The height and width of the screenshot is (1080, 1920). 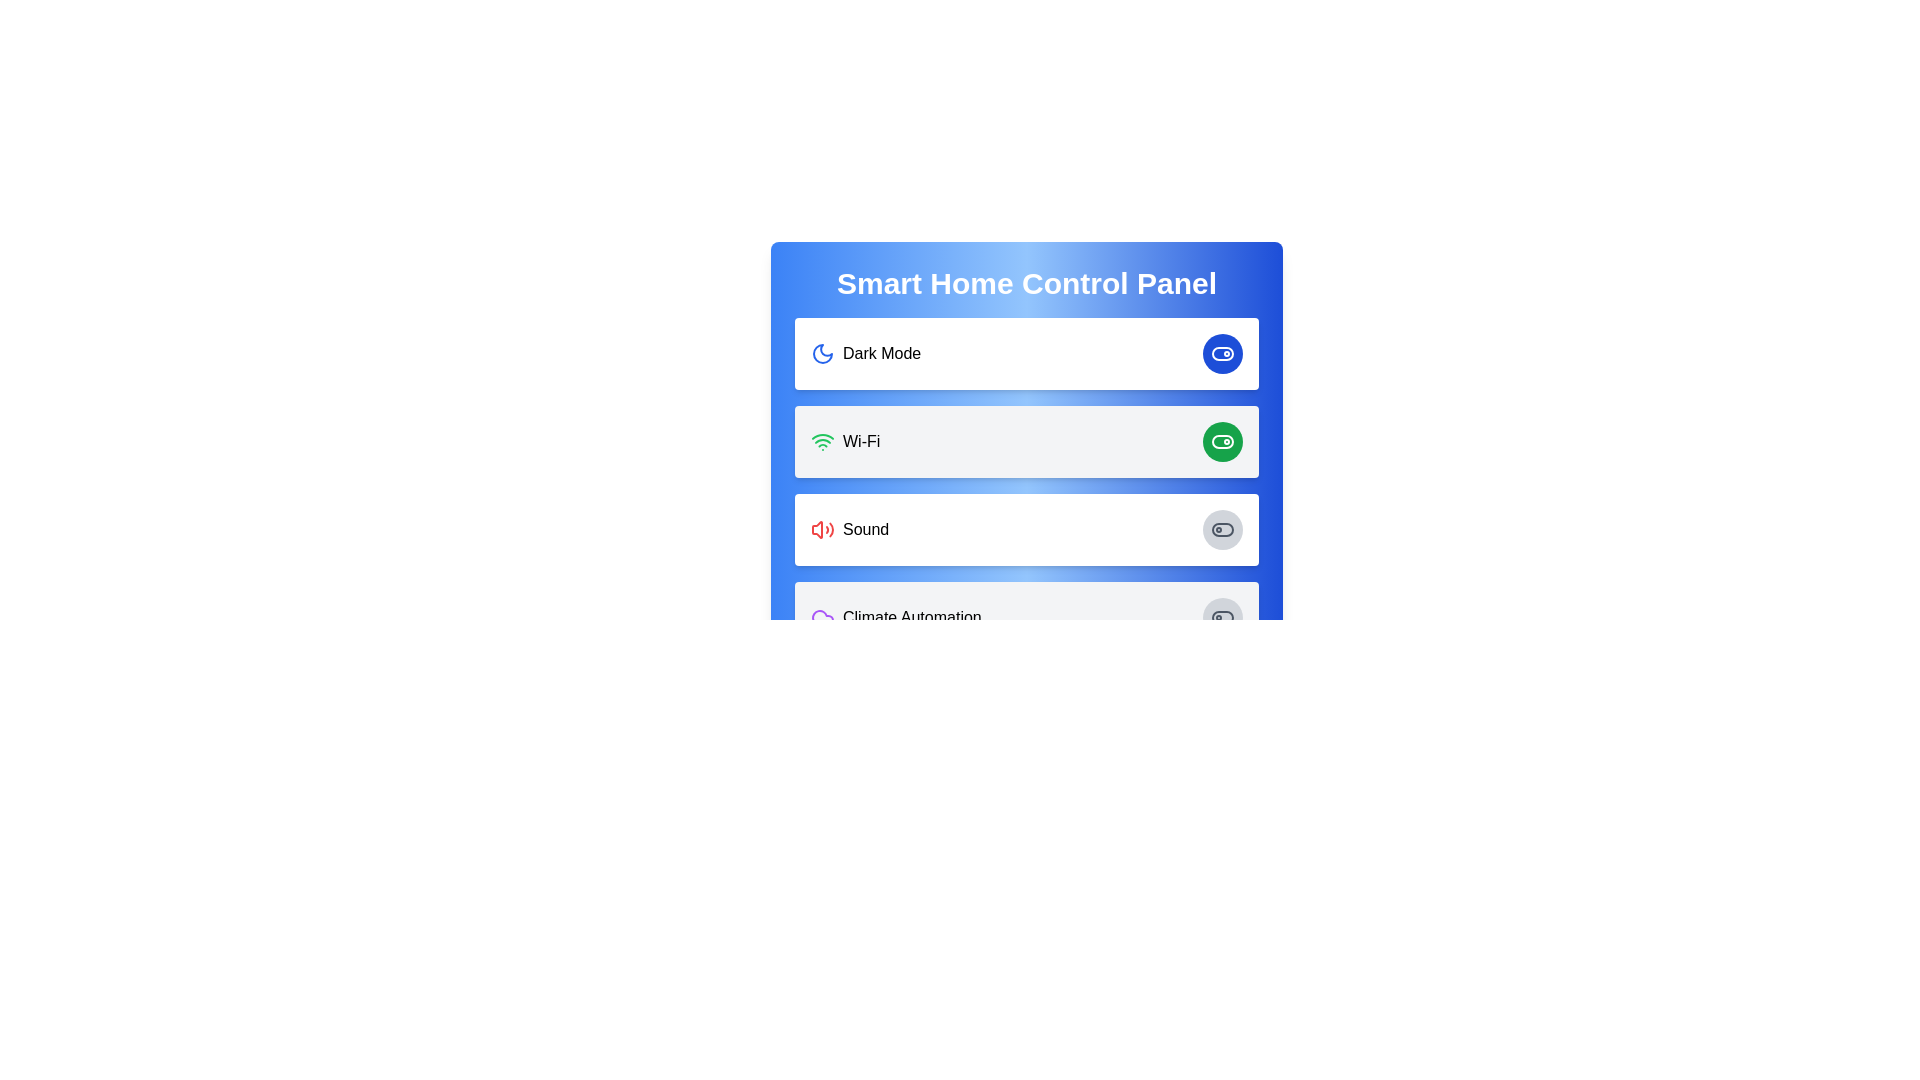 I want to click on sound control icon located under the 'Sound' label, positioned to the left of the 'Sound' text, in the middle-right region of the interface, so click(x=822, y=528).